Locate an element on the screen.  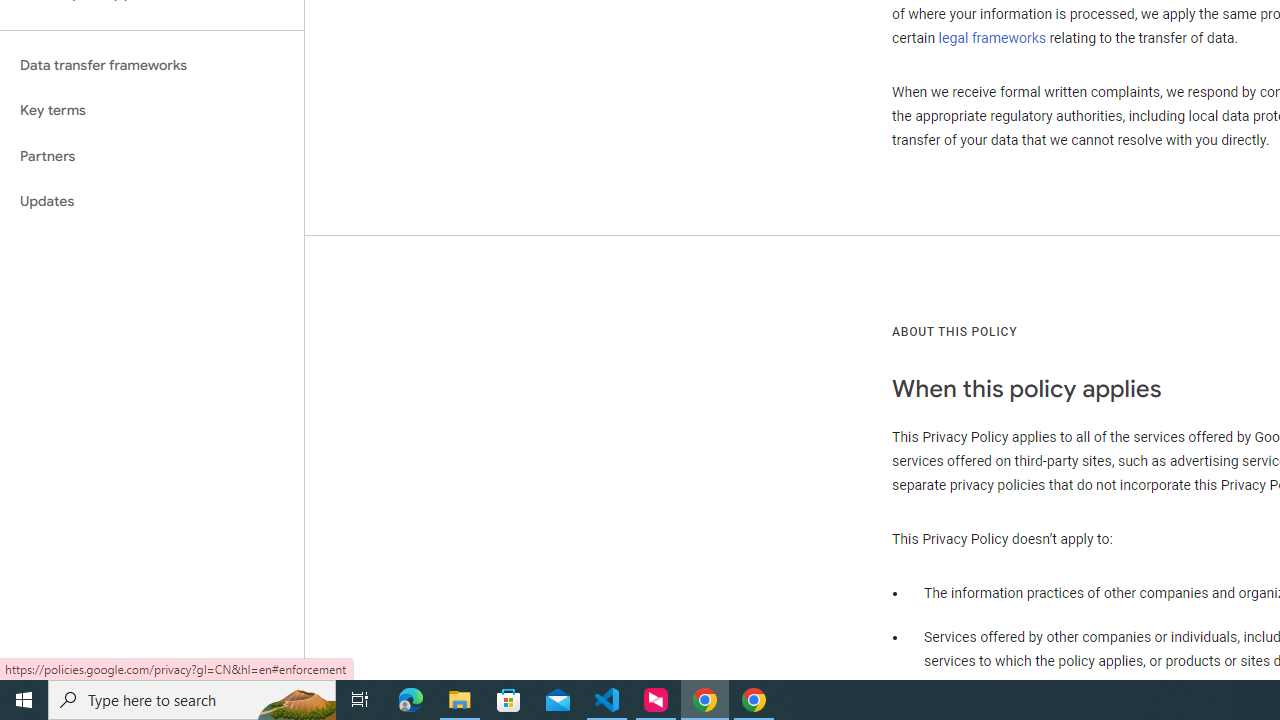
'Data transfer frameworks' is located at coordinates (151, 64).